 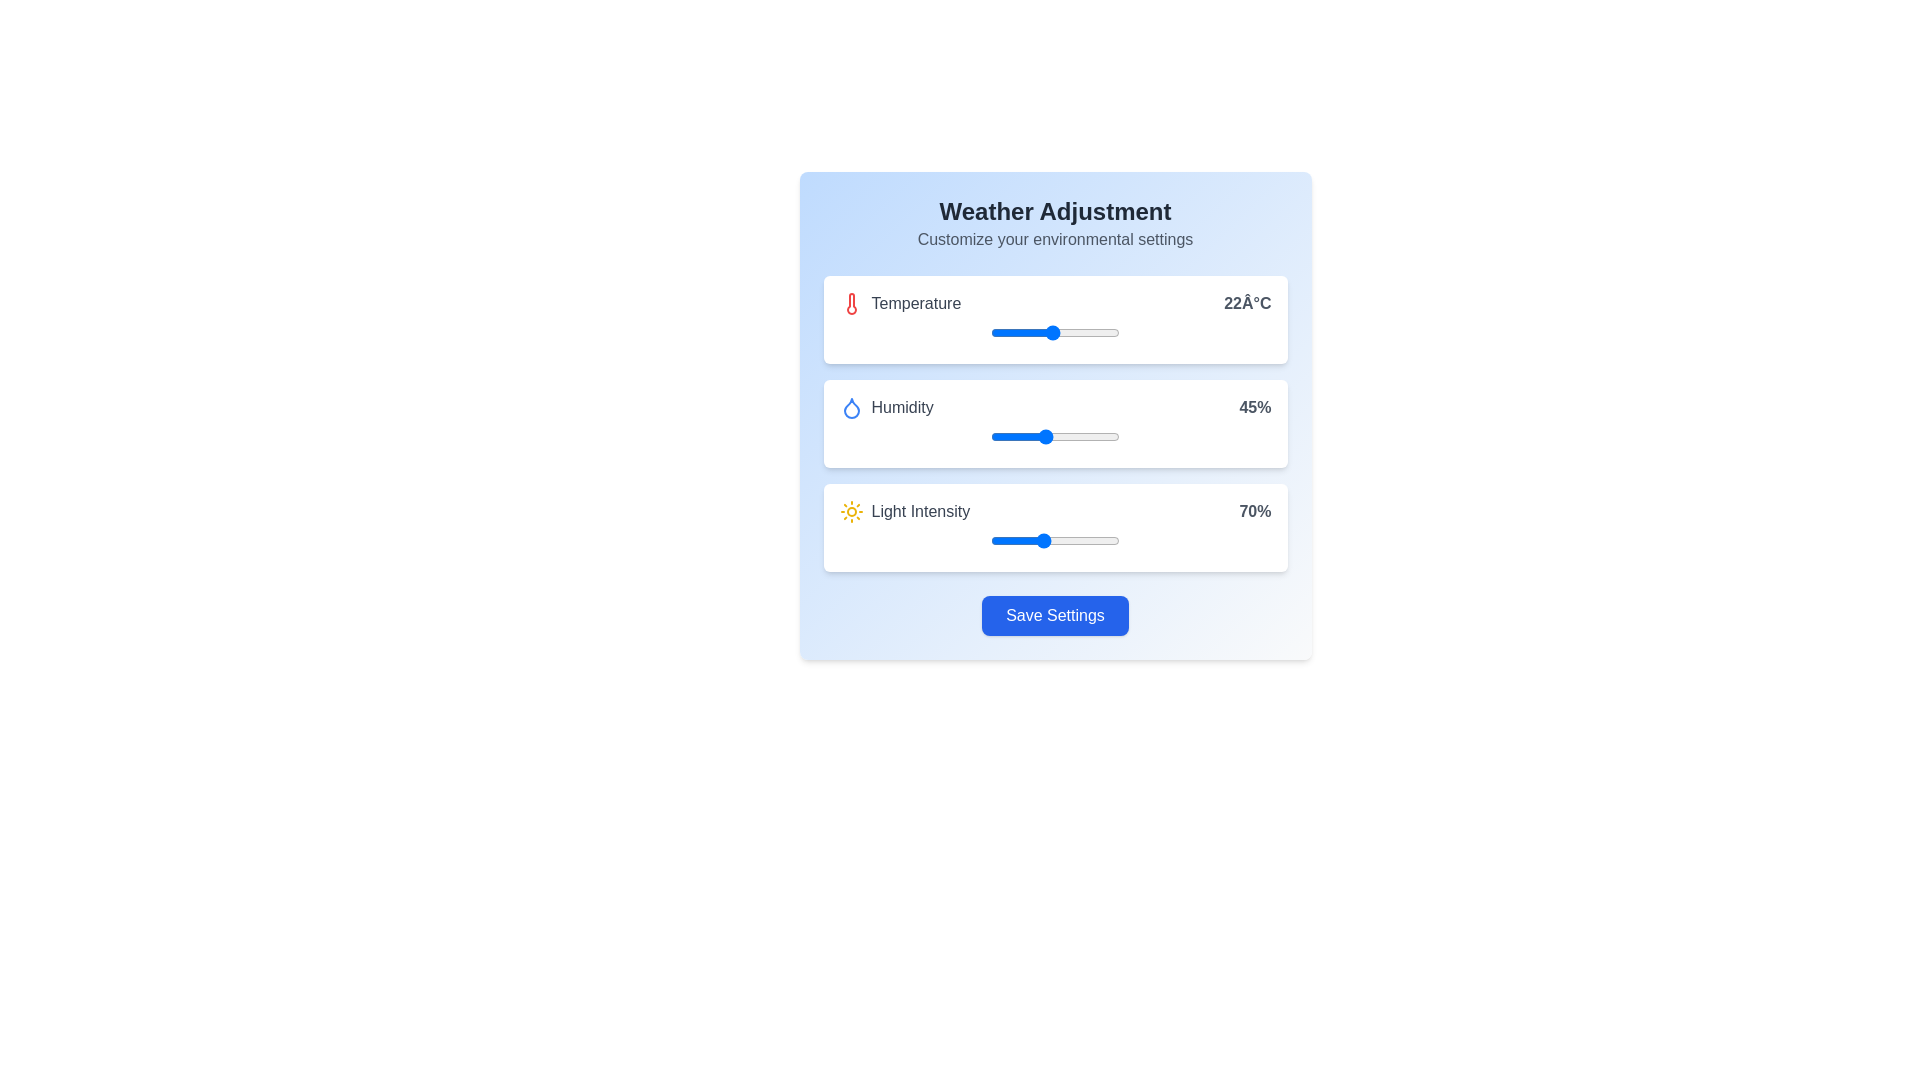 What do you see at coordinates (1075, 435) in the screenshot?
I see `the humidity level` at bounding box center [1075, 435].